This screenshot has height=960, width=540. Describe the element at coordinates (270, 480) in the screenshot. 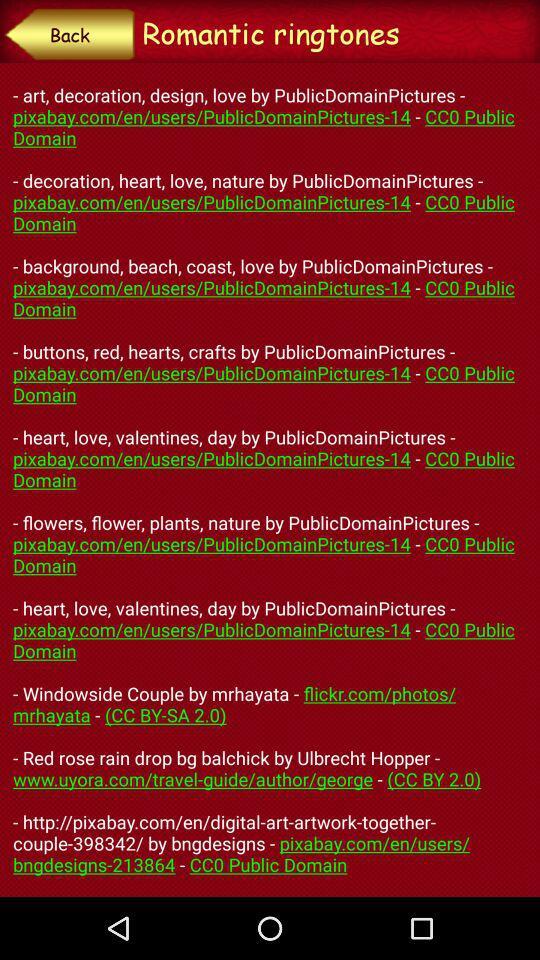

I see `endless love songs at the center` at that location.